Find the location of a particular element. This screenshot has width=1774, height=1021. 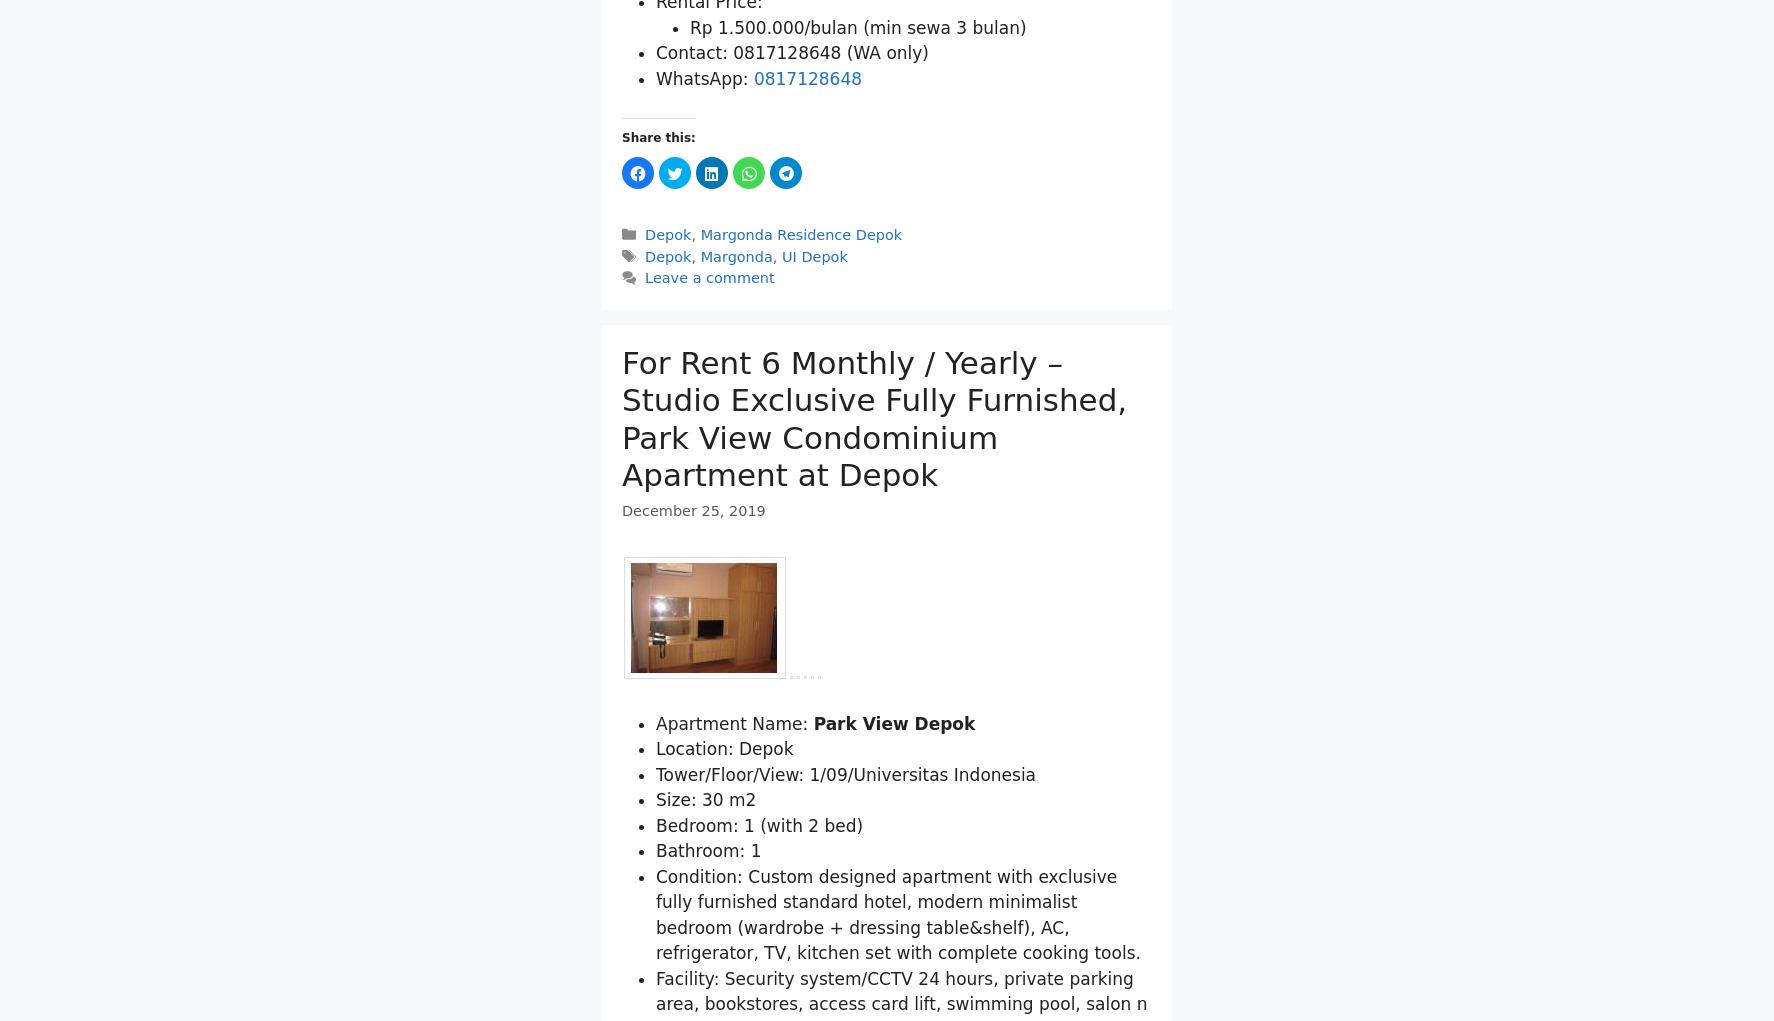

'Rental Price:' is located at coordinates (656, 104).